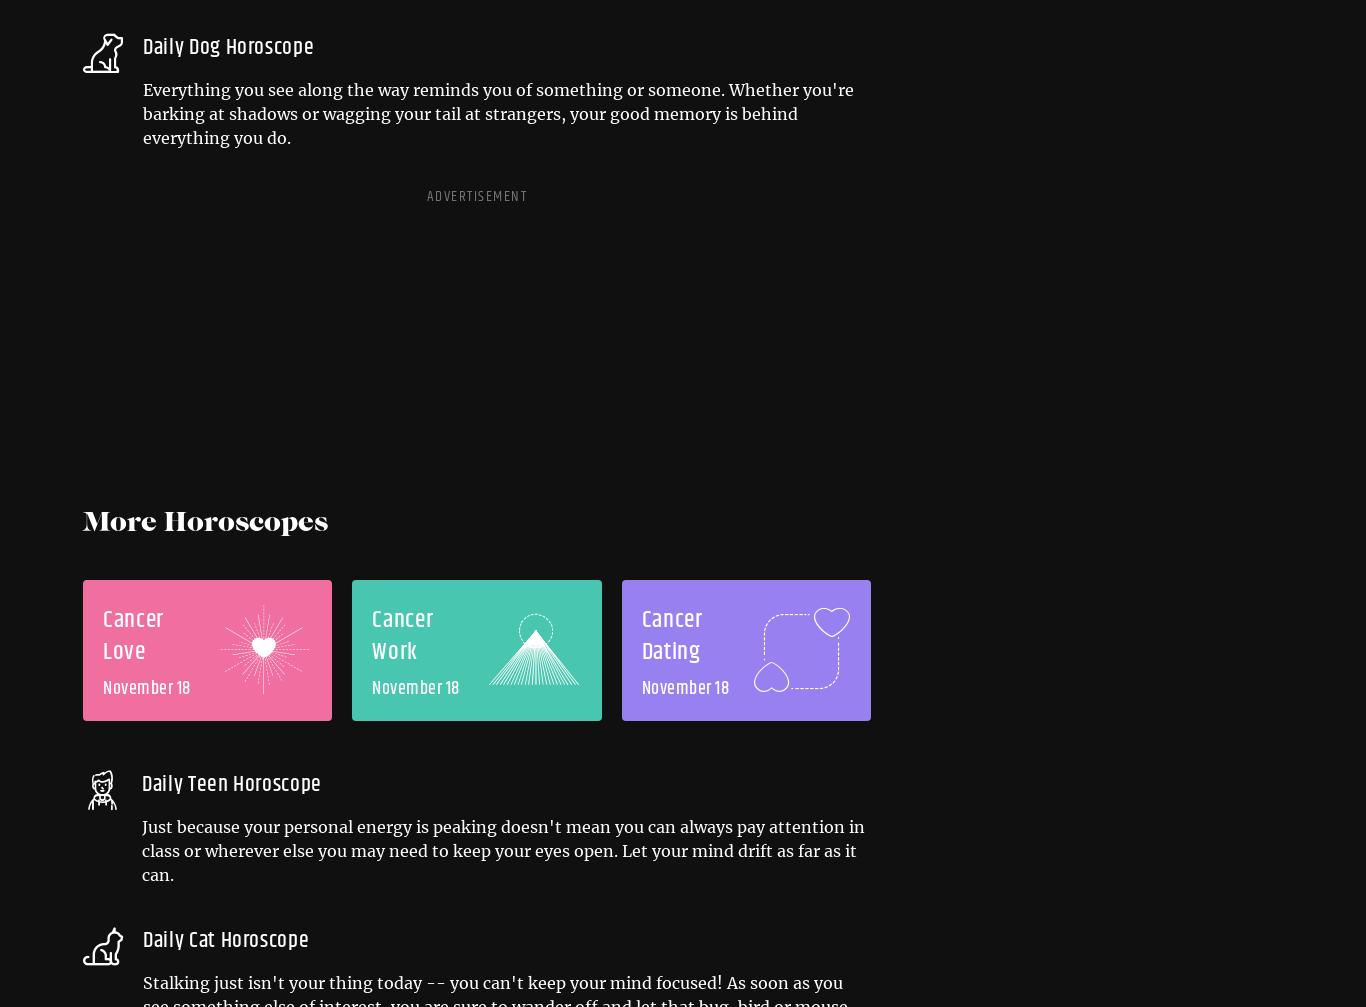  I want to click on 'Just because your personal energy is peaking doesn't mean you can always pay attention in class or wherever else you may need to keep your eyes open. Let your mind drift as far as it can.', so click(141, 850).